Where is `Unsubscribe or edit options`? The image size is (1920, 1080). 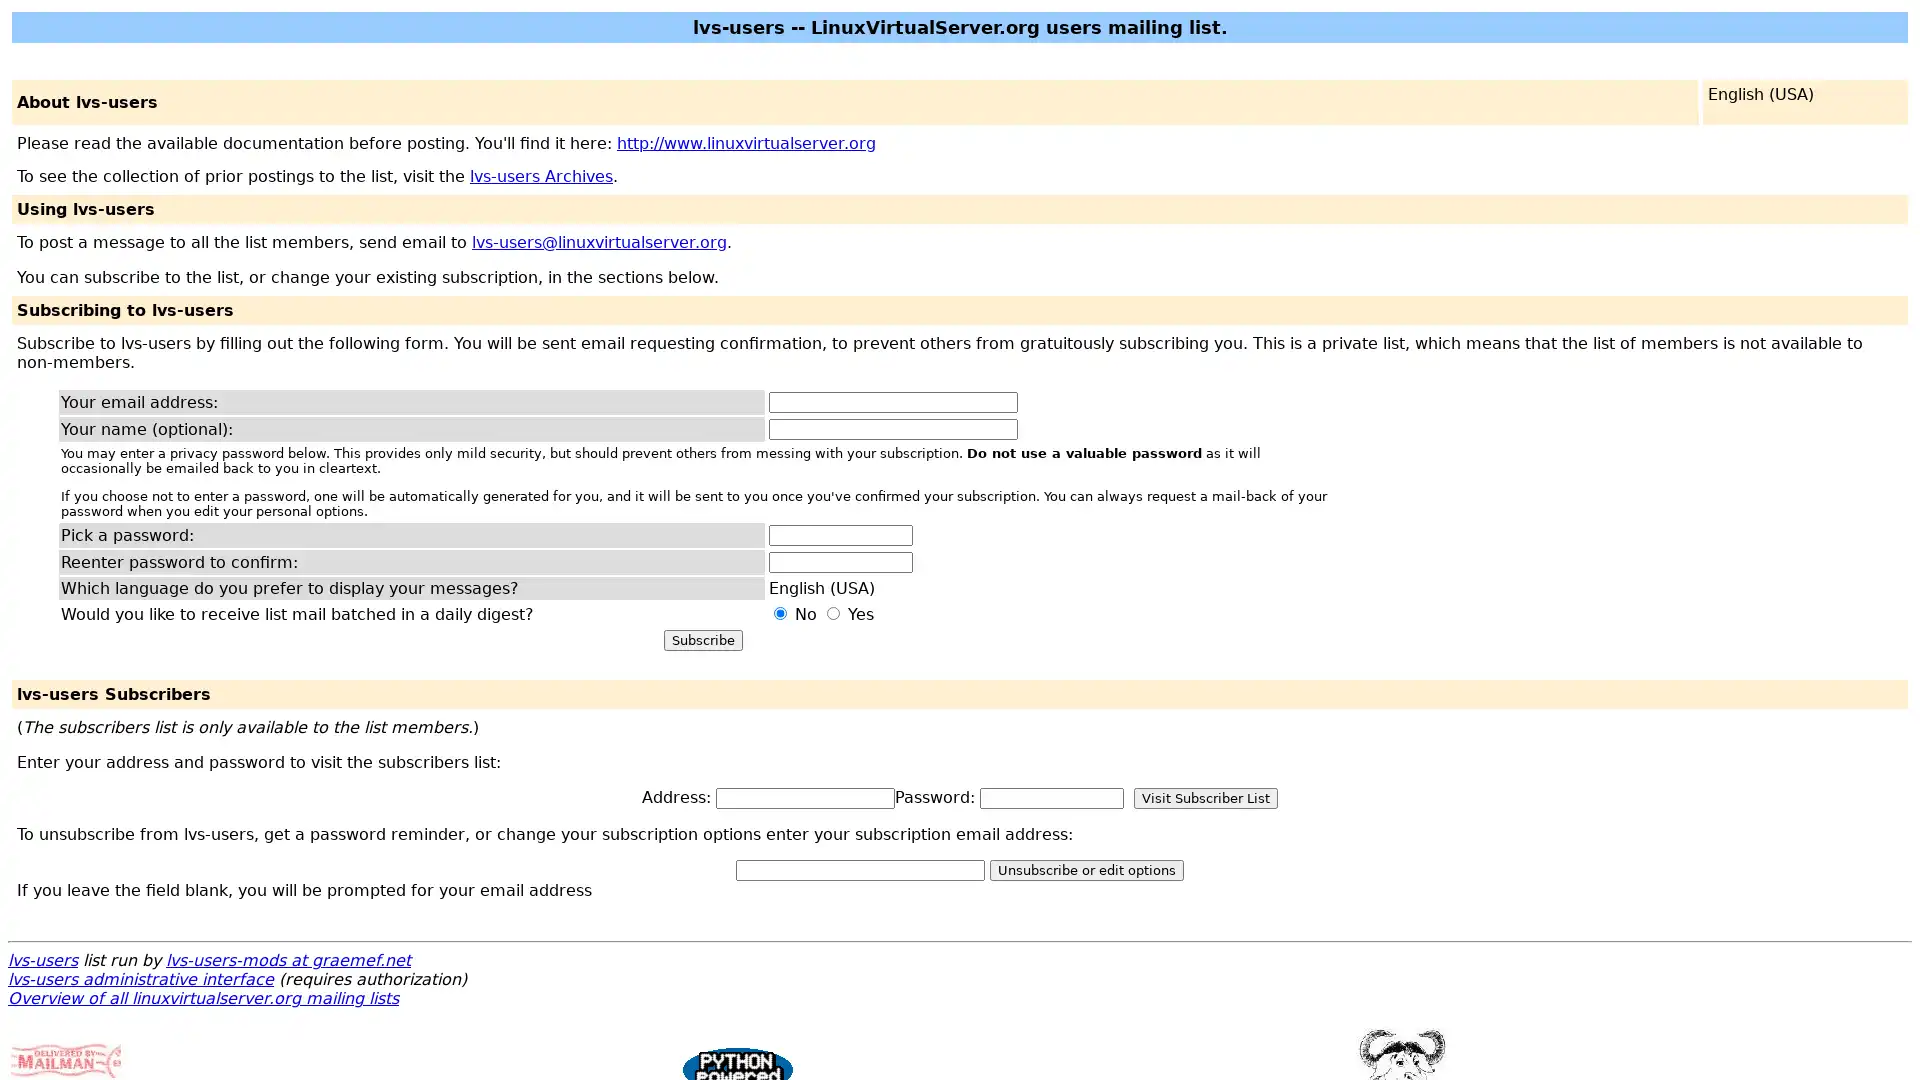 Unsubscribe or edit options is located at coordinates (1085, 869).